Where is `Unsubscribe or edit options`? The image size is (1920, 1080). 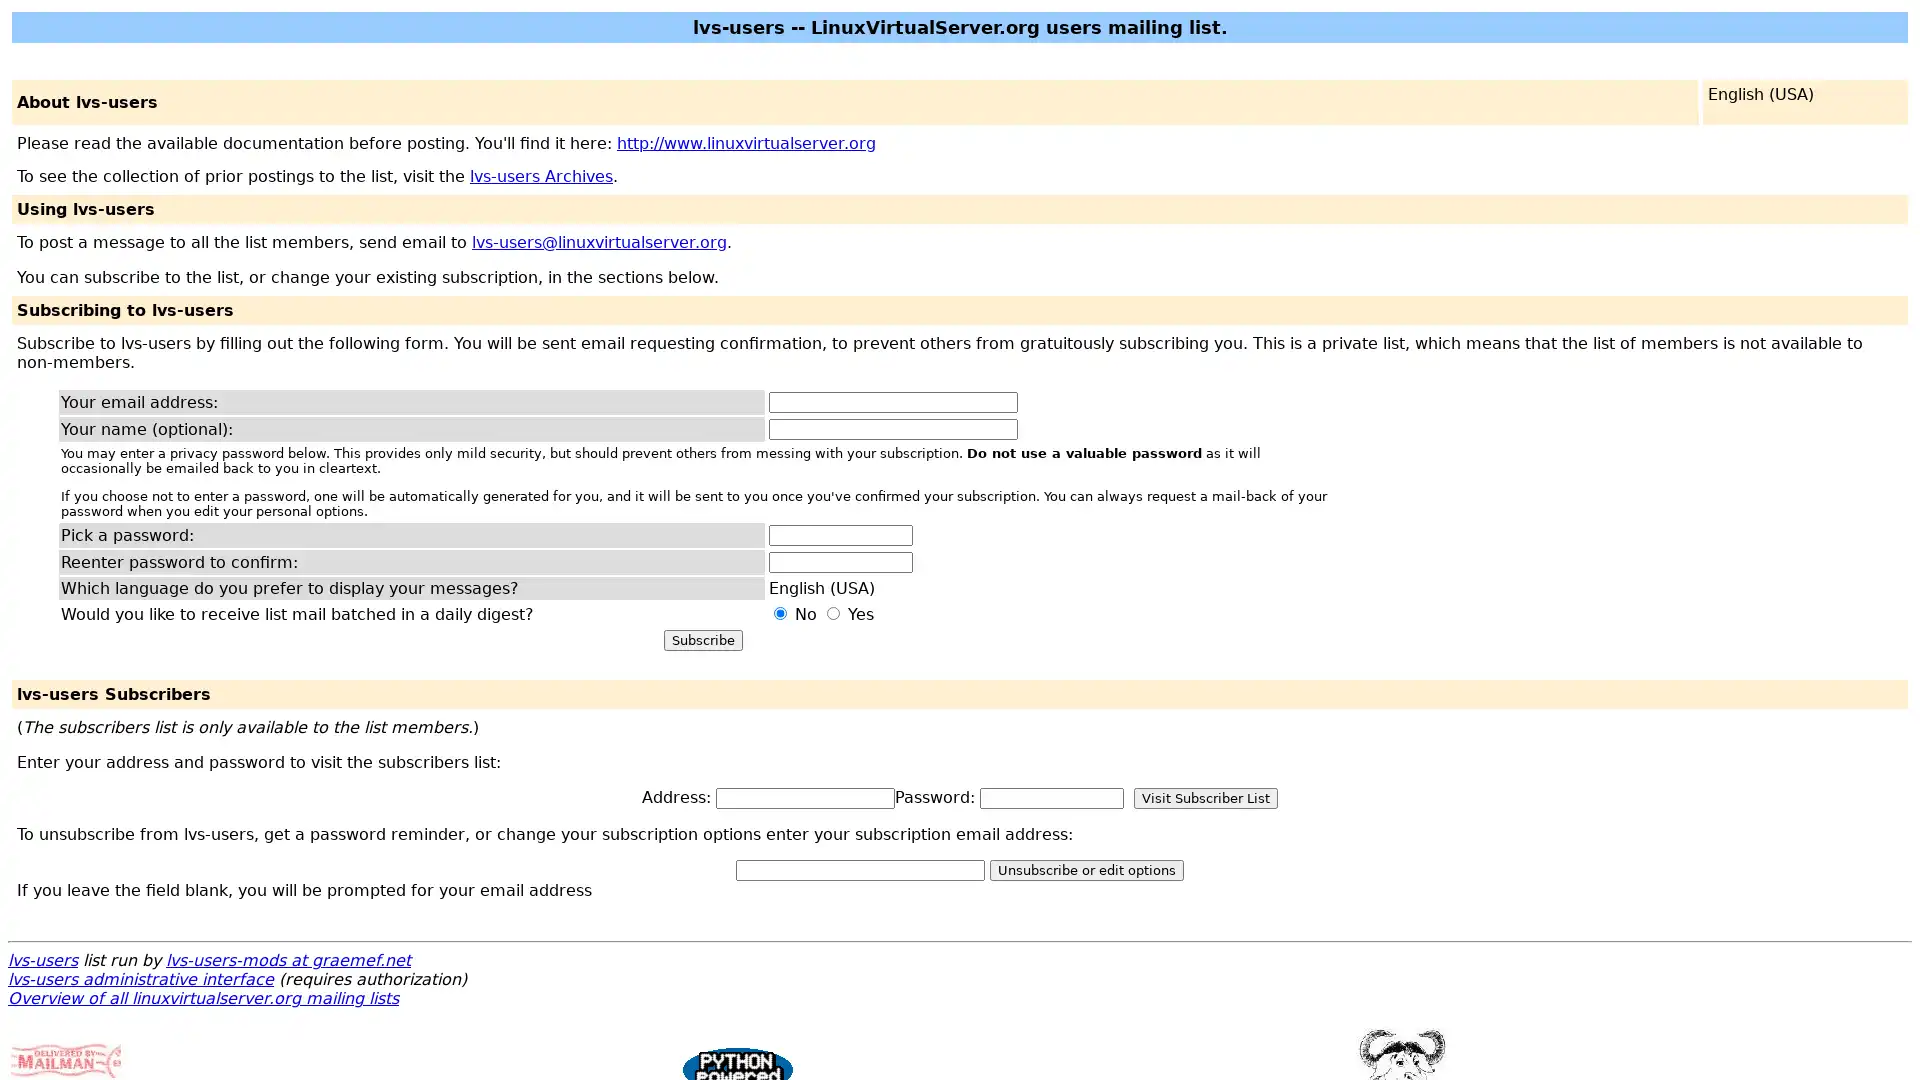 Unsubscribe or edit options is located at coordinates (1085, 869).